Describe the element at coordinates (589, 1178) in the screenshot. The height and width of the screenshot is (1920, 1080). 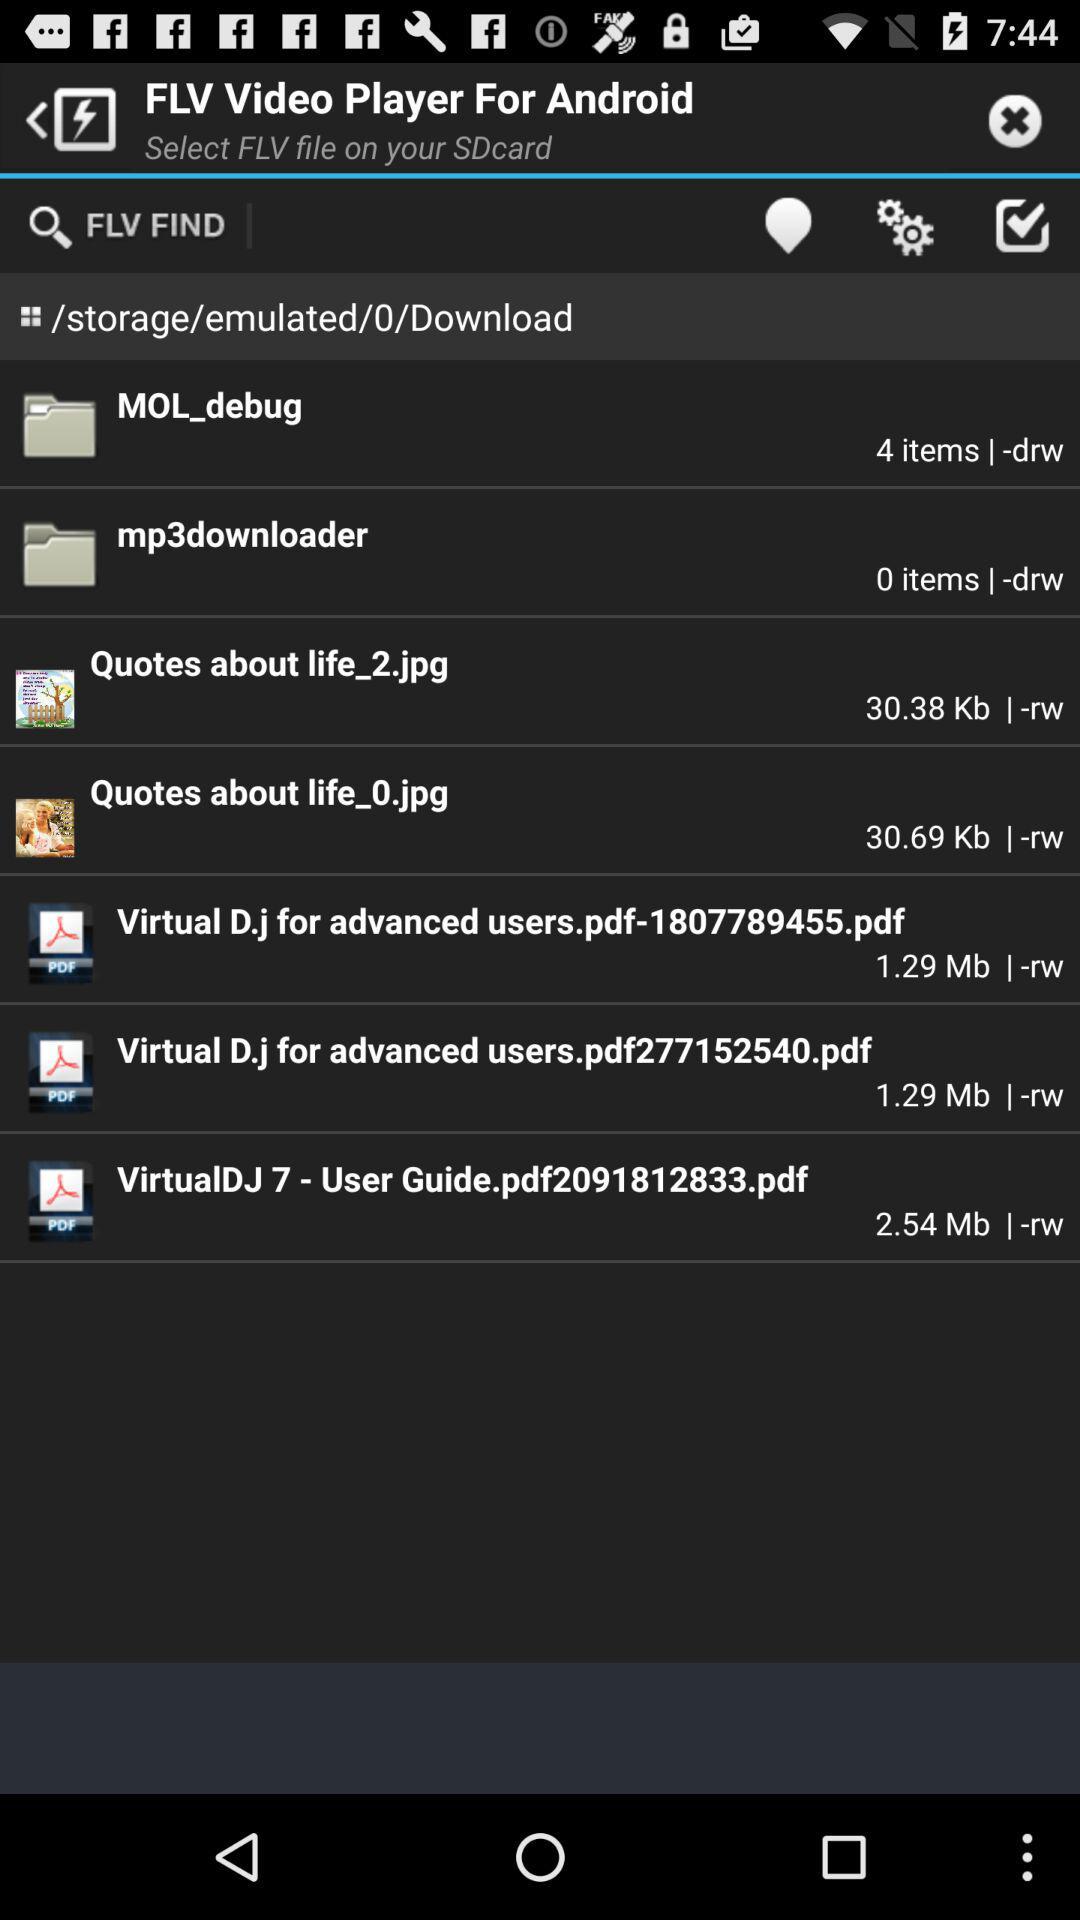
I see `the app above 2 54 mb app` at that location.